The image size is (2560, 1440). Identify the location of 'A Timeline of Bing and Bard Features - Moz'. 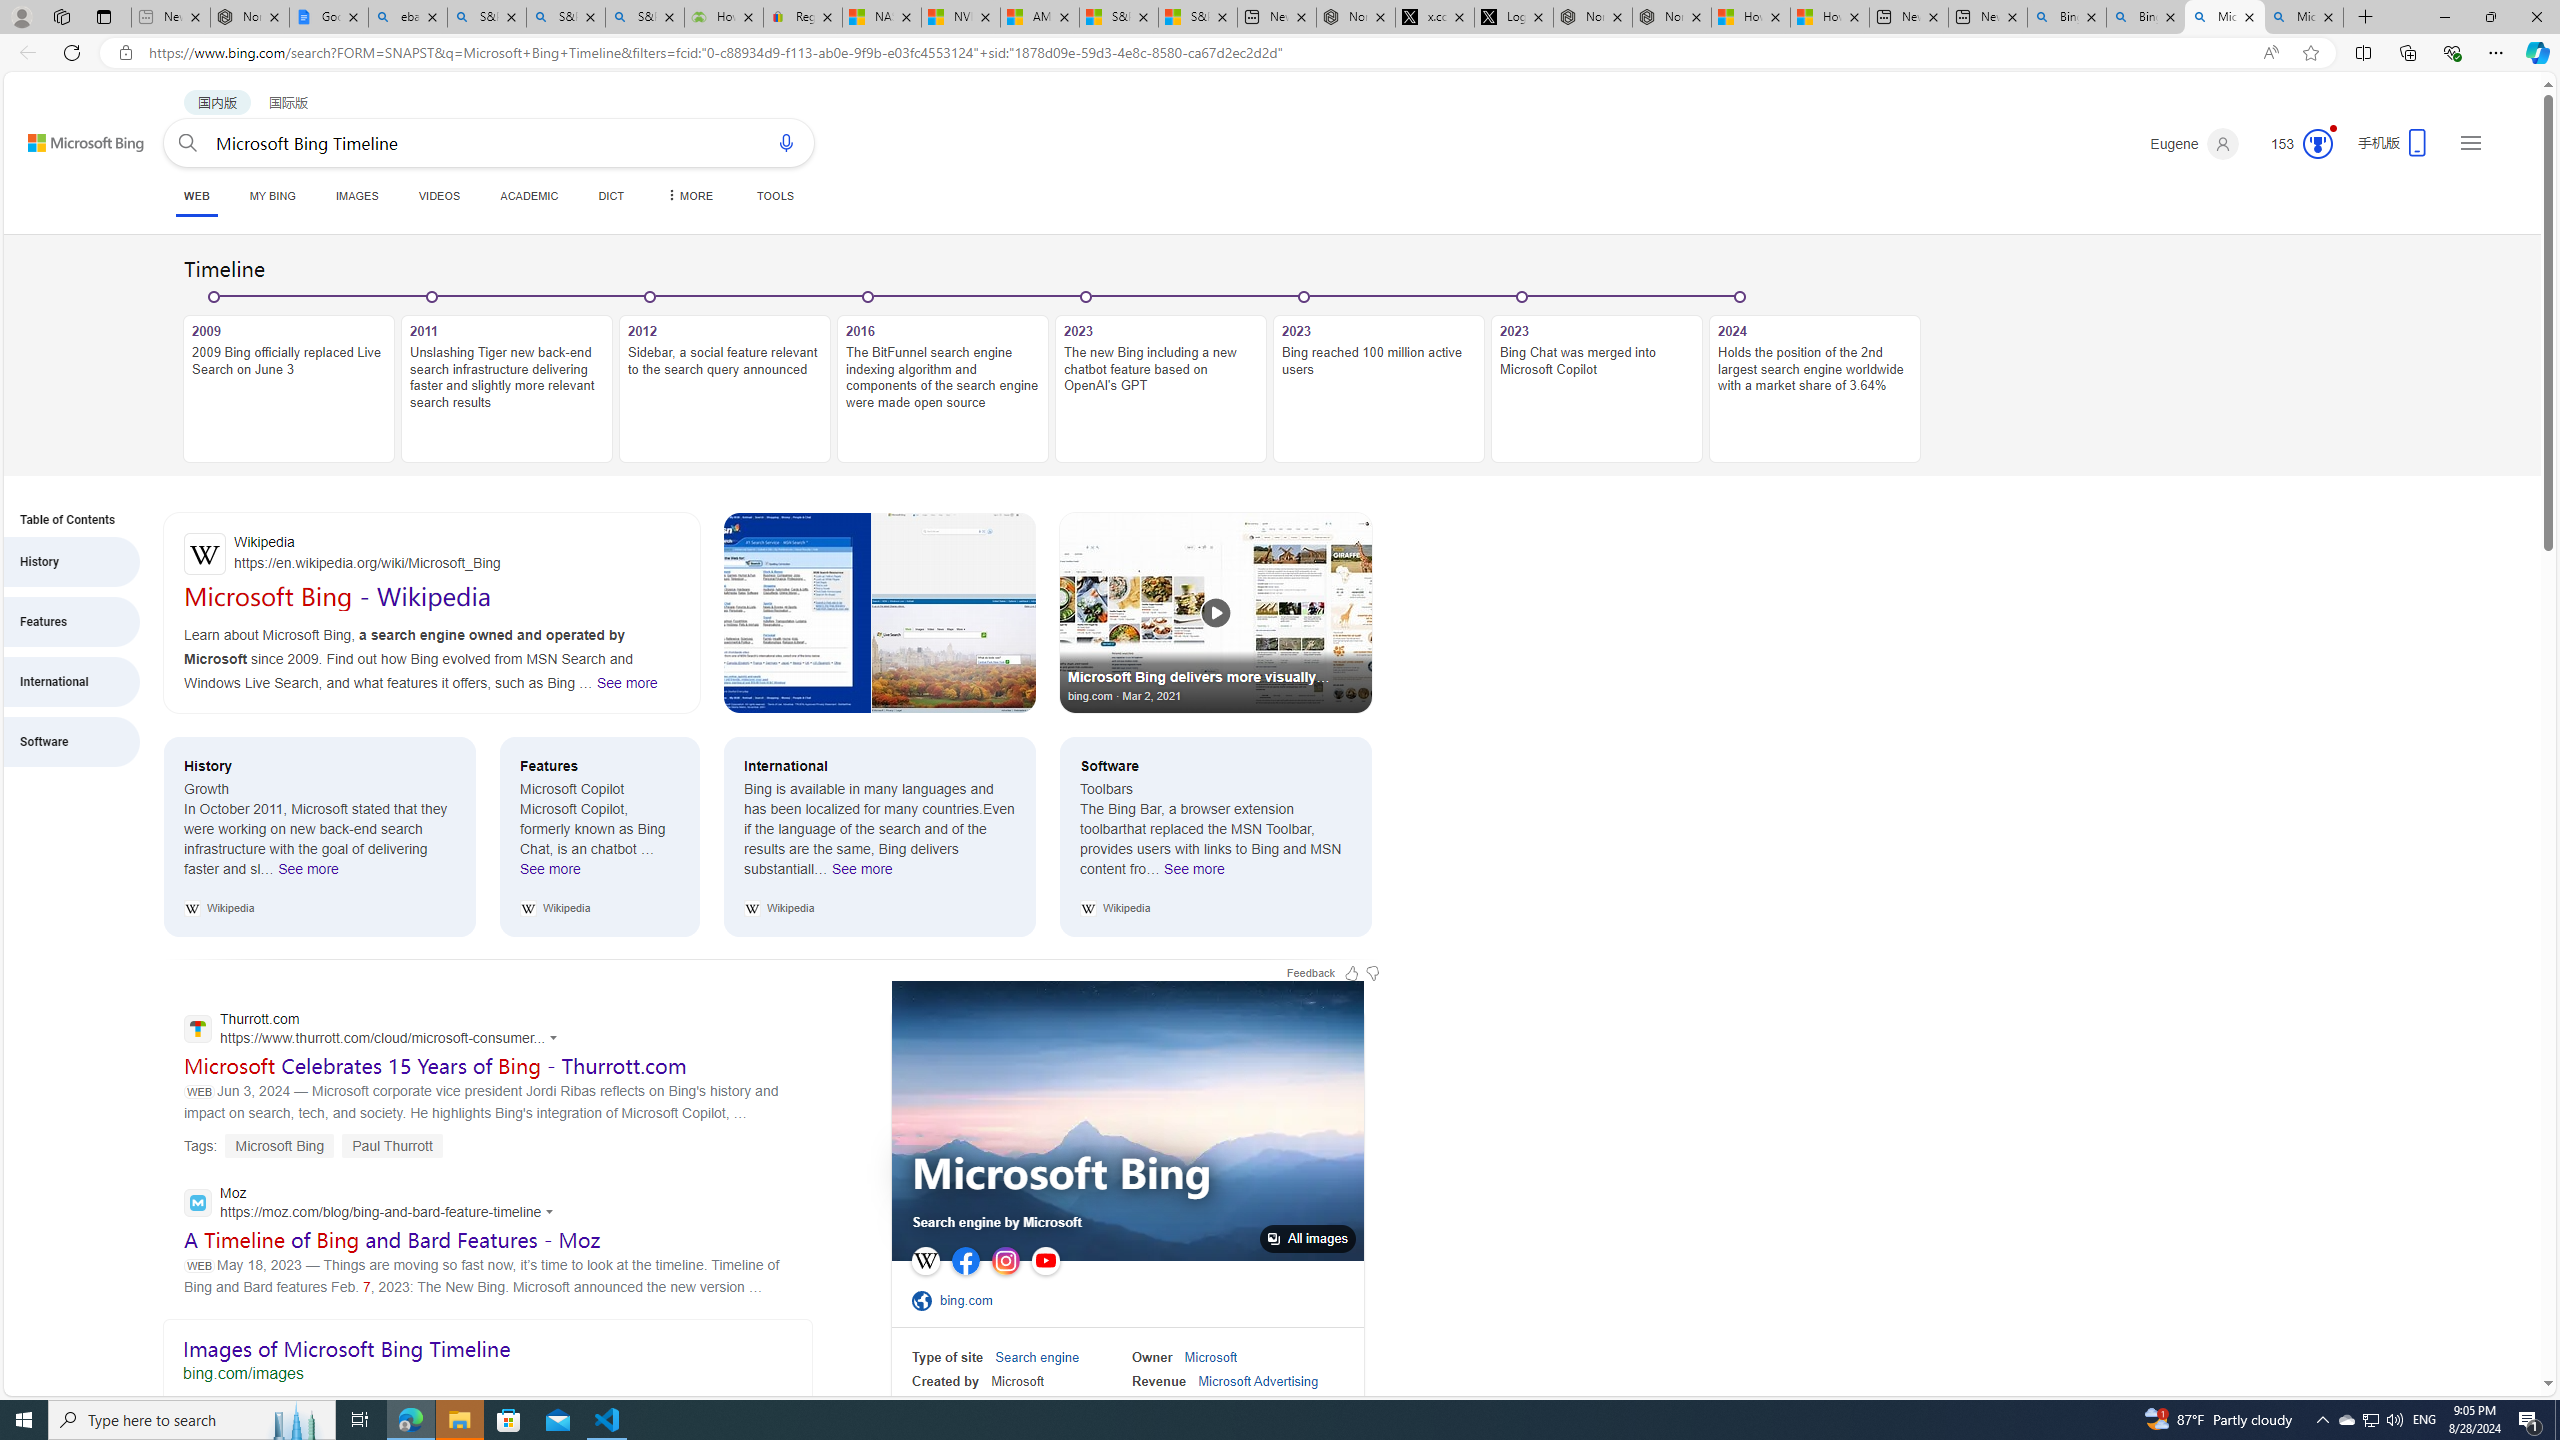
(391, 1238).